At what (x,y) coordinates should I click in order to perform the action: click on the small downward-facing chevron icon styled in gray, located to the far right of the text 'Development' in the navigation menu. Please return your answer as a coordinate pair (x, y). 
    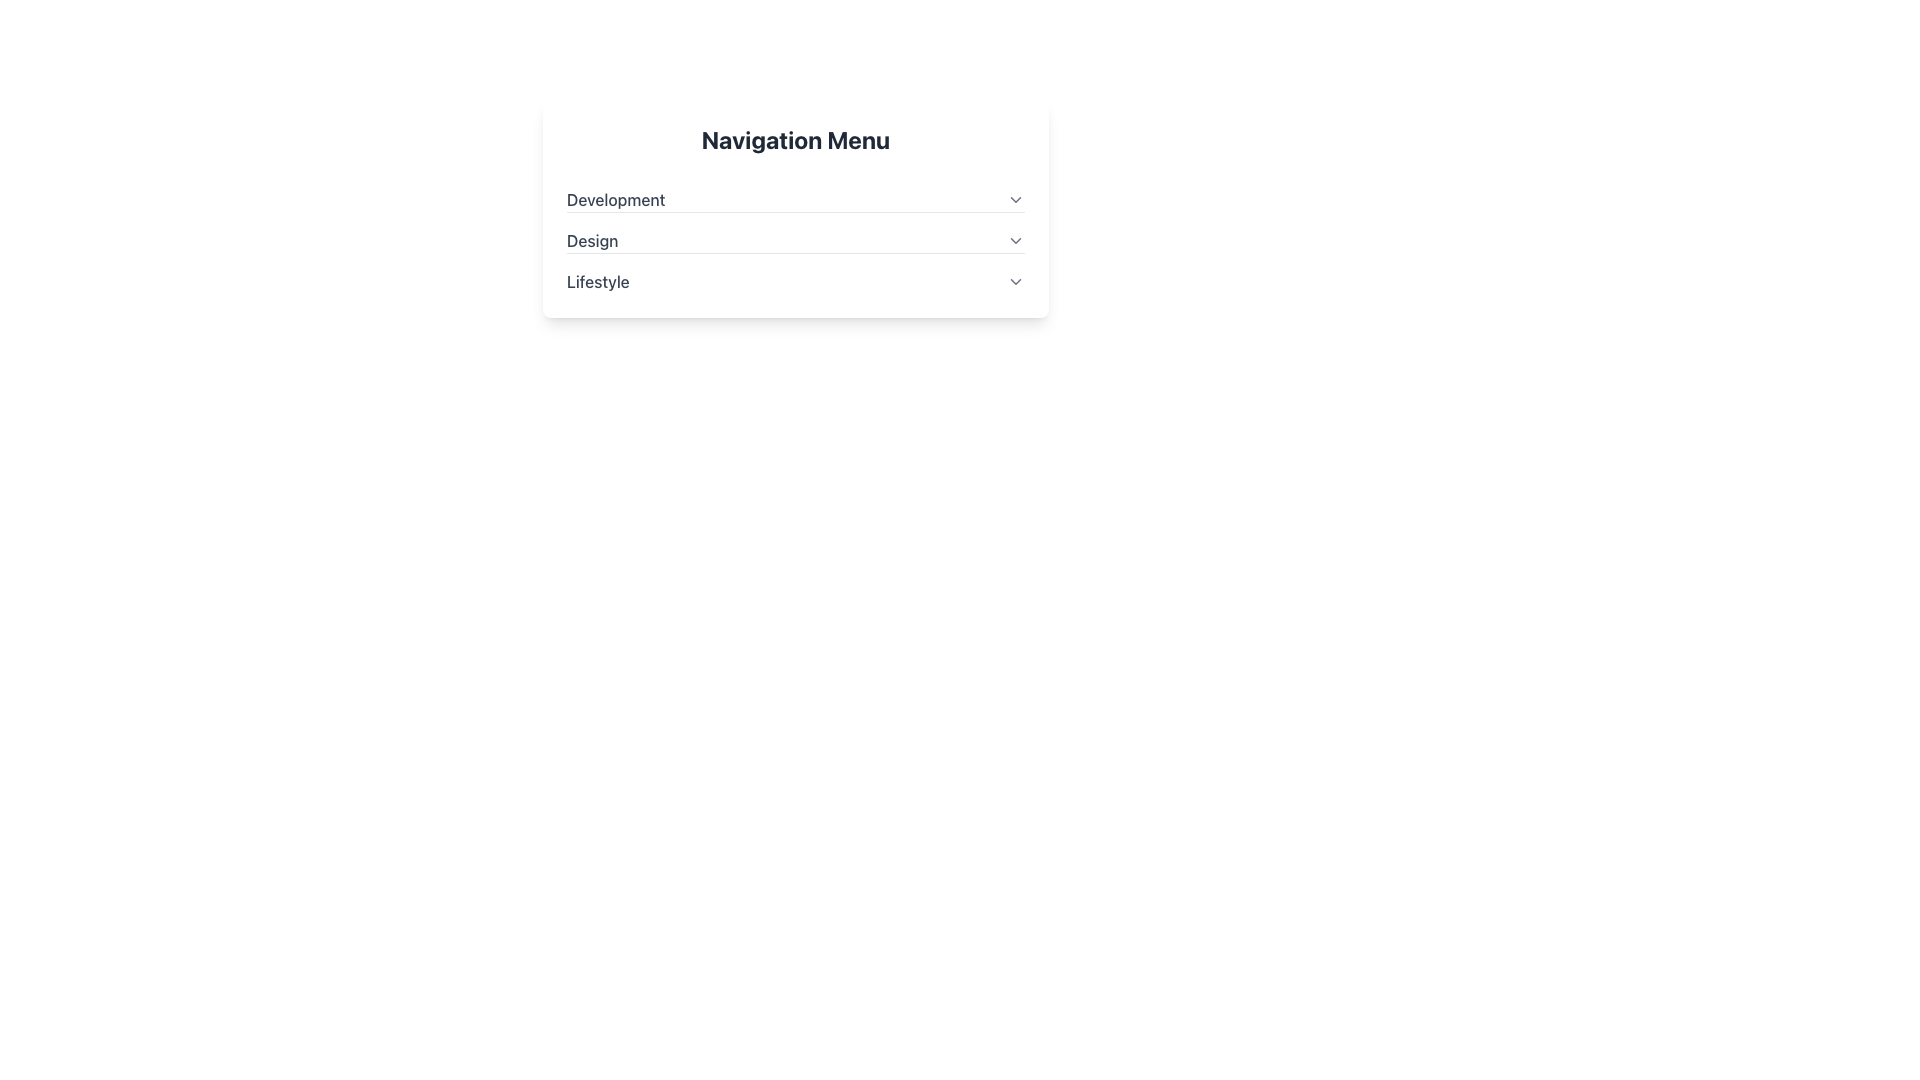
    Looking at the image, I should click on (1016, 200).